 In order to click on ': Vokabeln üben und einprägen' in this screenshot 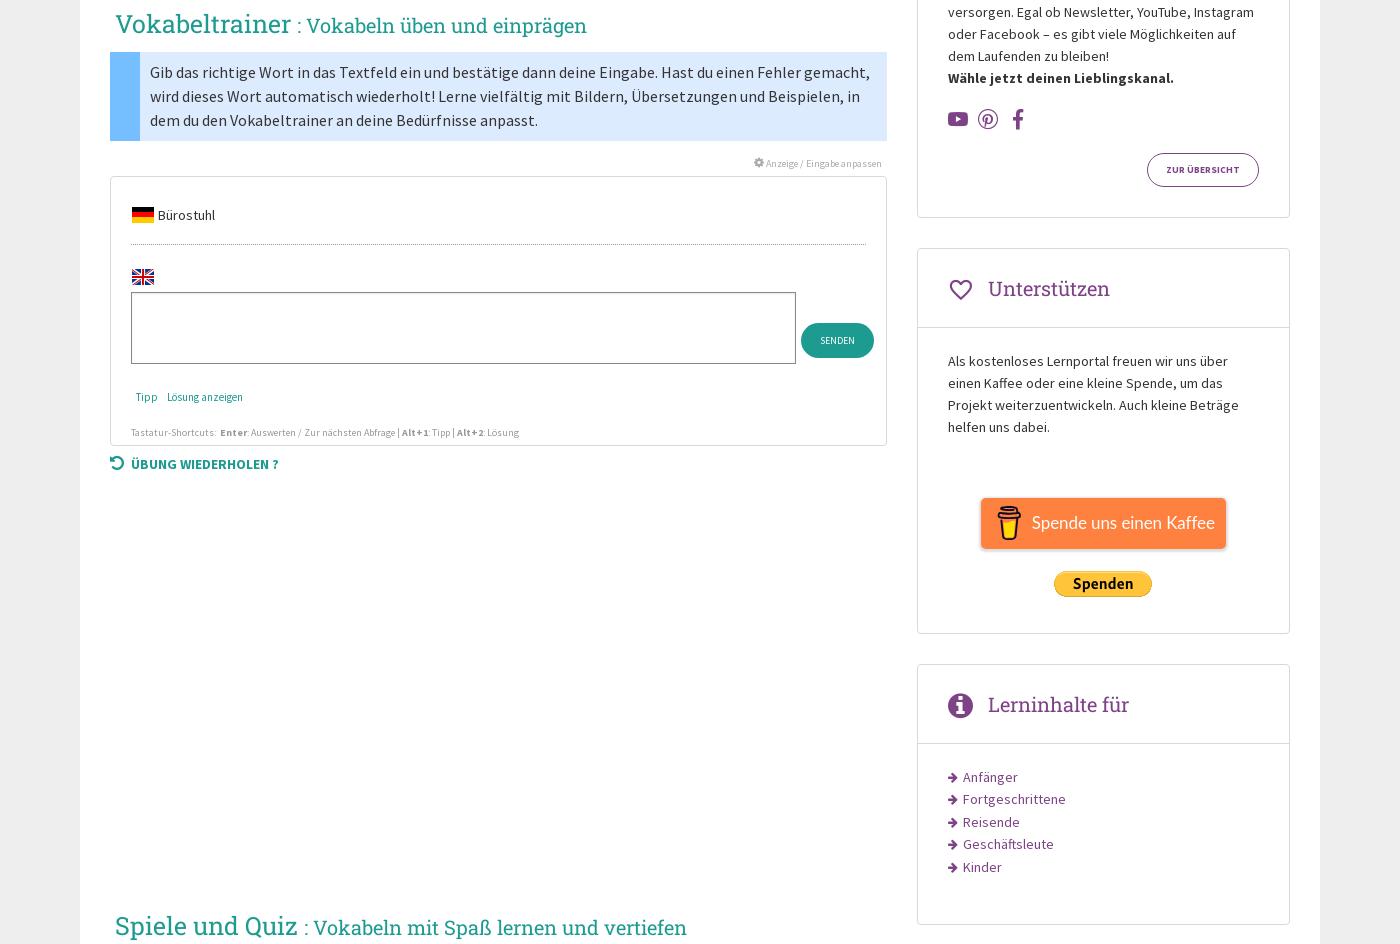, I will do `click(441, 25)`.